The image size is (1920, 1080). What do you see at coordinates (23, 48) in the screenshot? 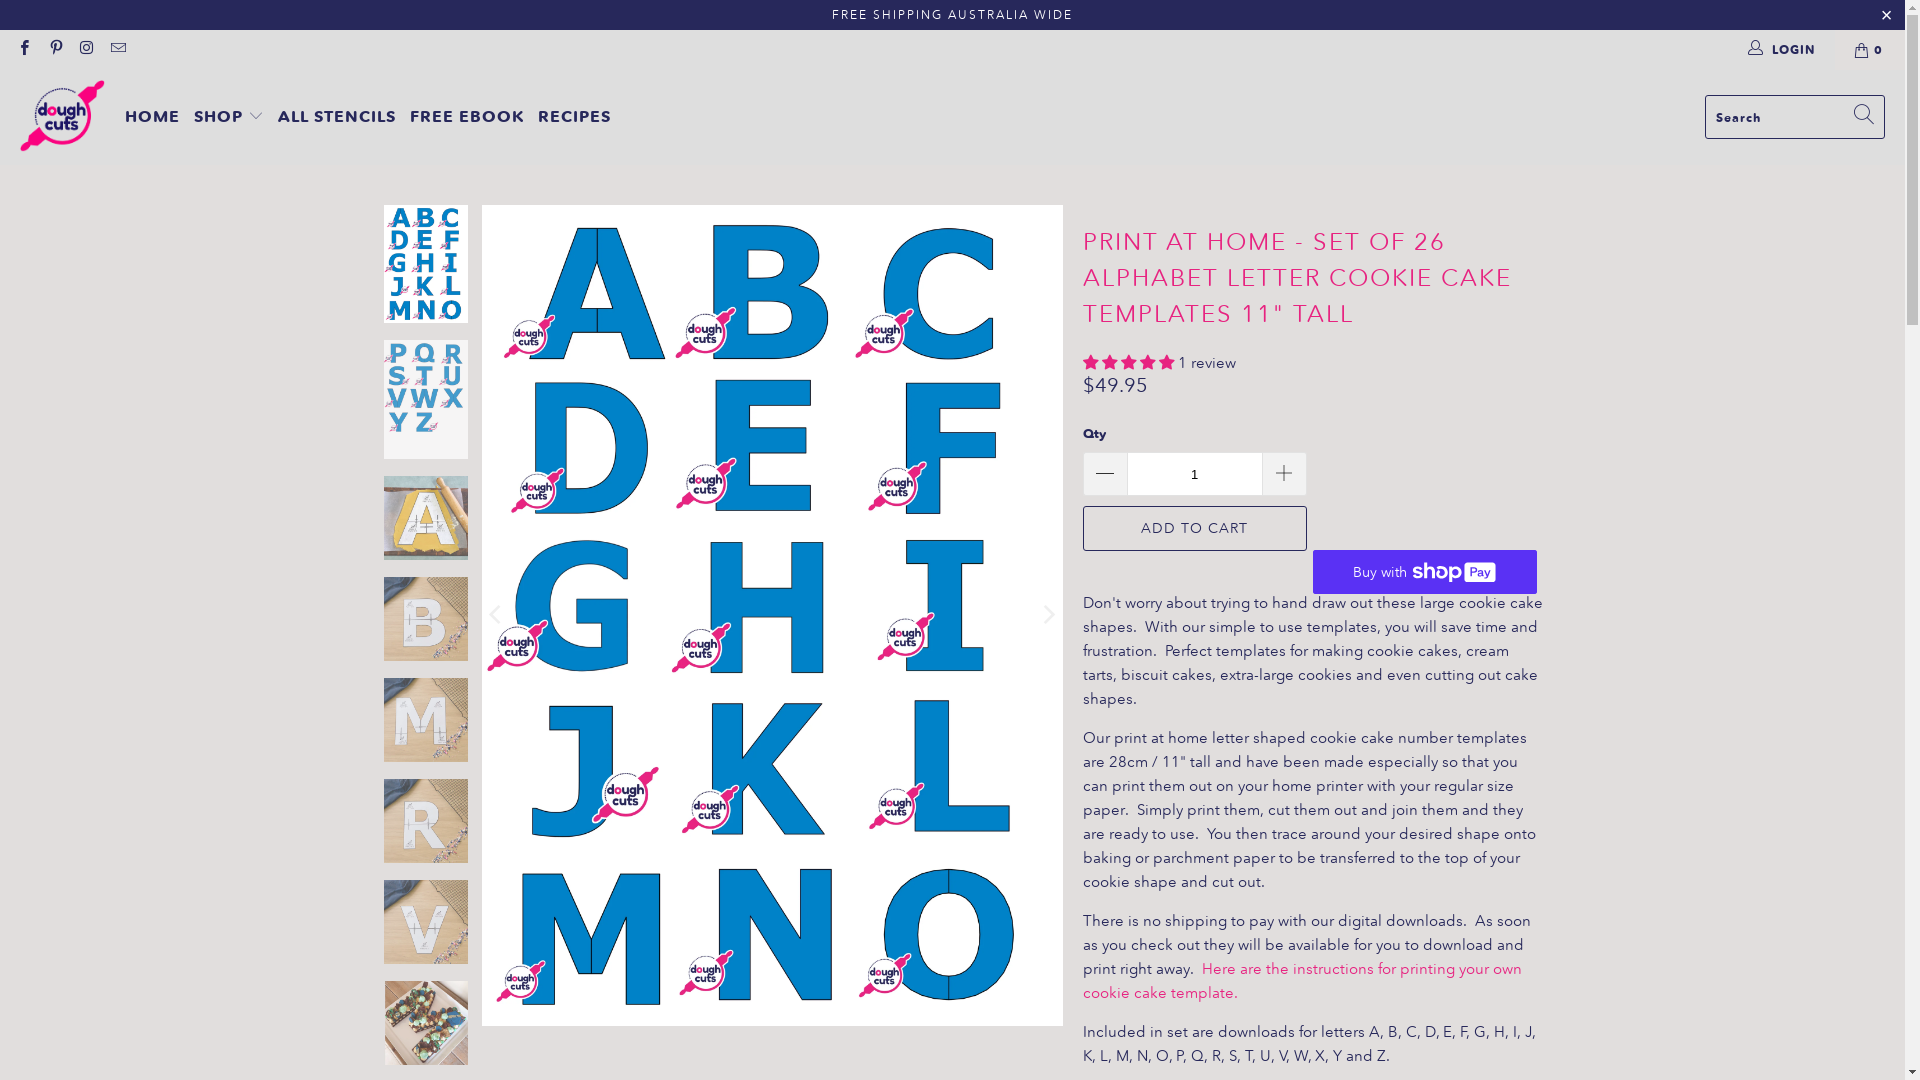
I see `'DoughCuts on Facebook'` at bounding box center [23, 48].